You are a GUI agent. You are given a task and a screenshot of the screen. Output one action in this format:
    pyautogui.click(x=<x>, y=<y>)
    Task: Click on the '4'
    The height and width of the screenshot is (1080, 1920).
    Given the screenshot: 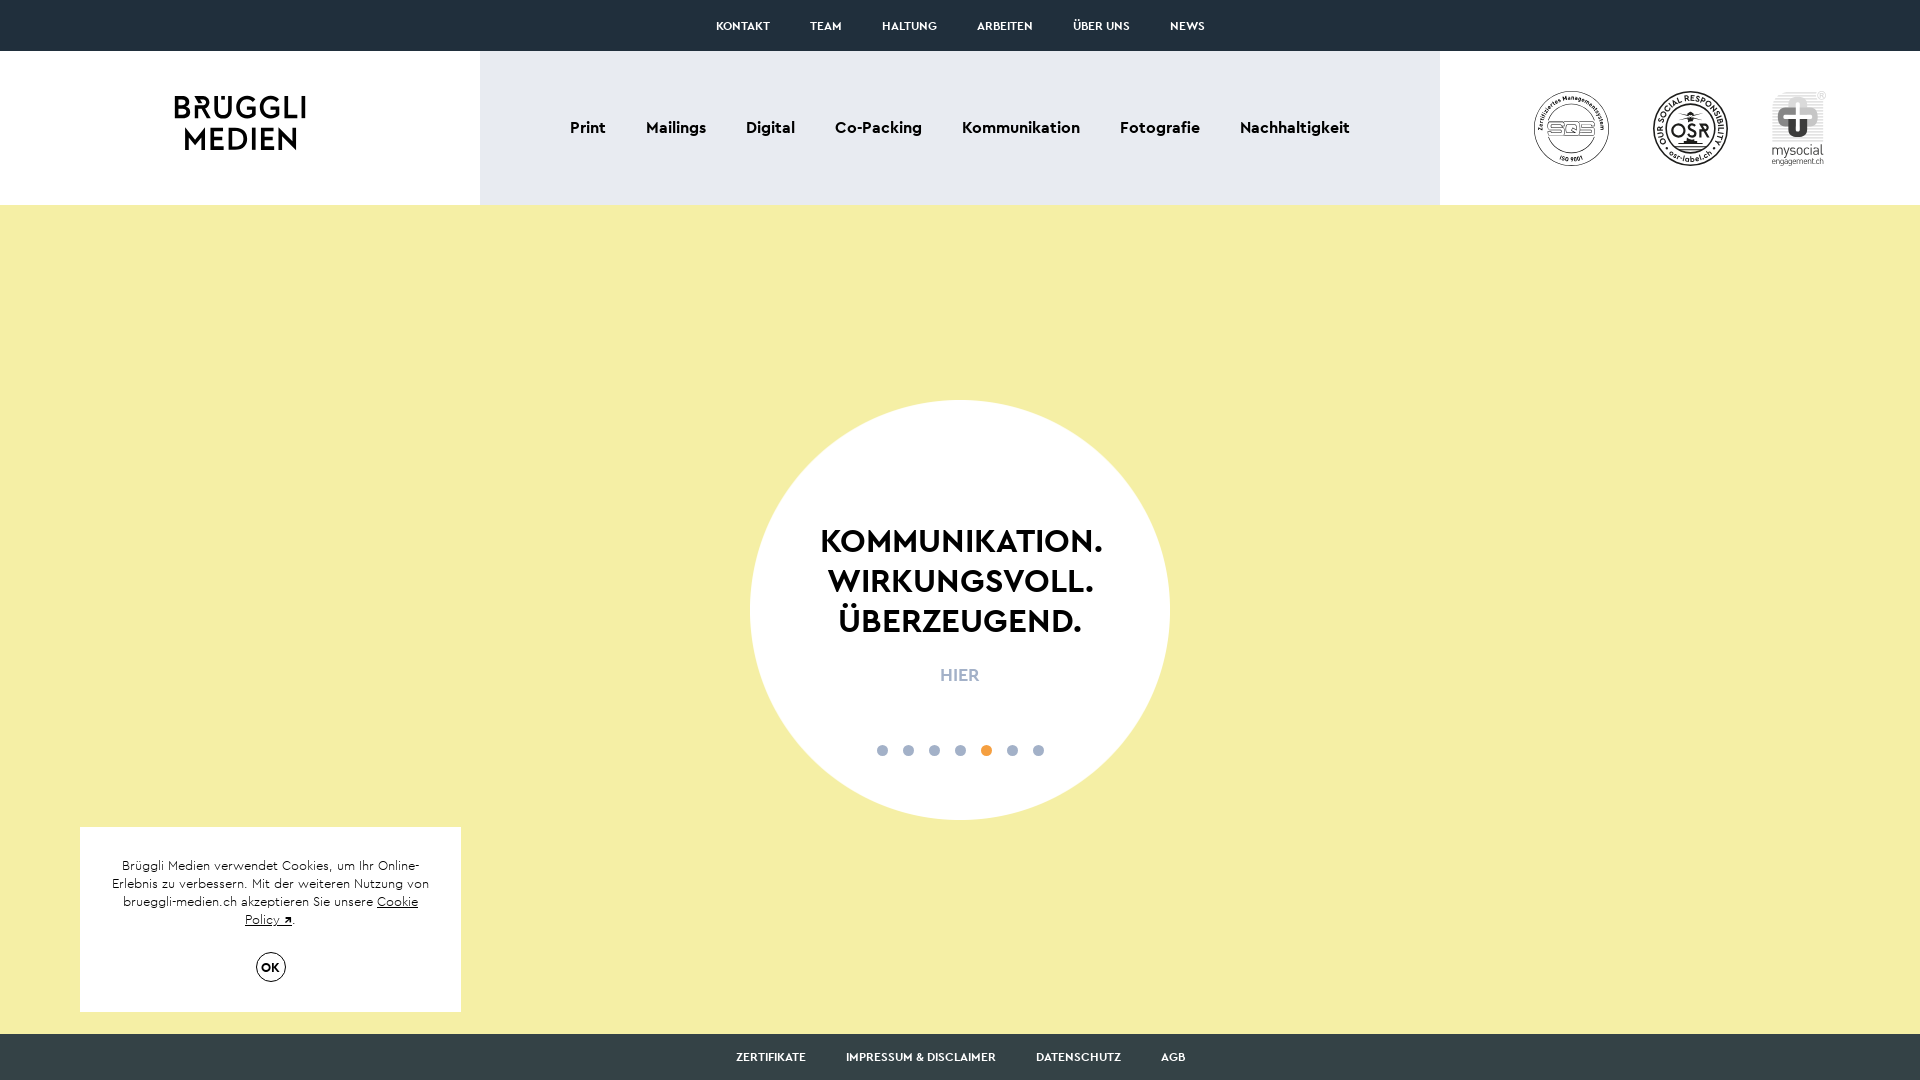 What is the action you would take?
    pyautogui.click(x=958, y=750)
    